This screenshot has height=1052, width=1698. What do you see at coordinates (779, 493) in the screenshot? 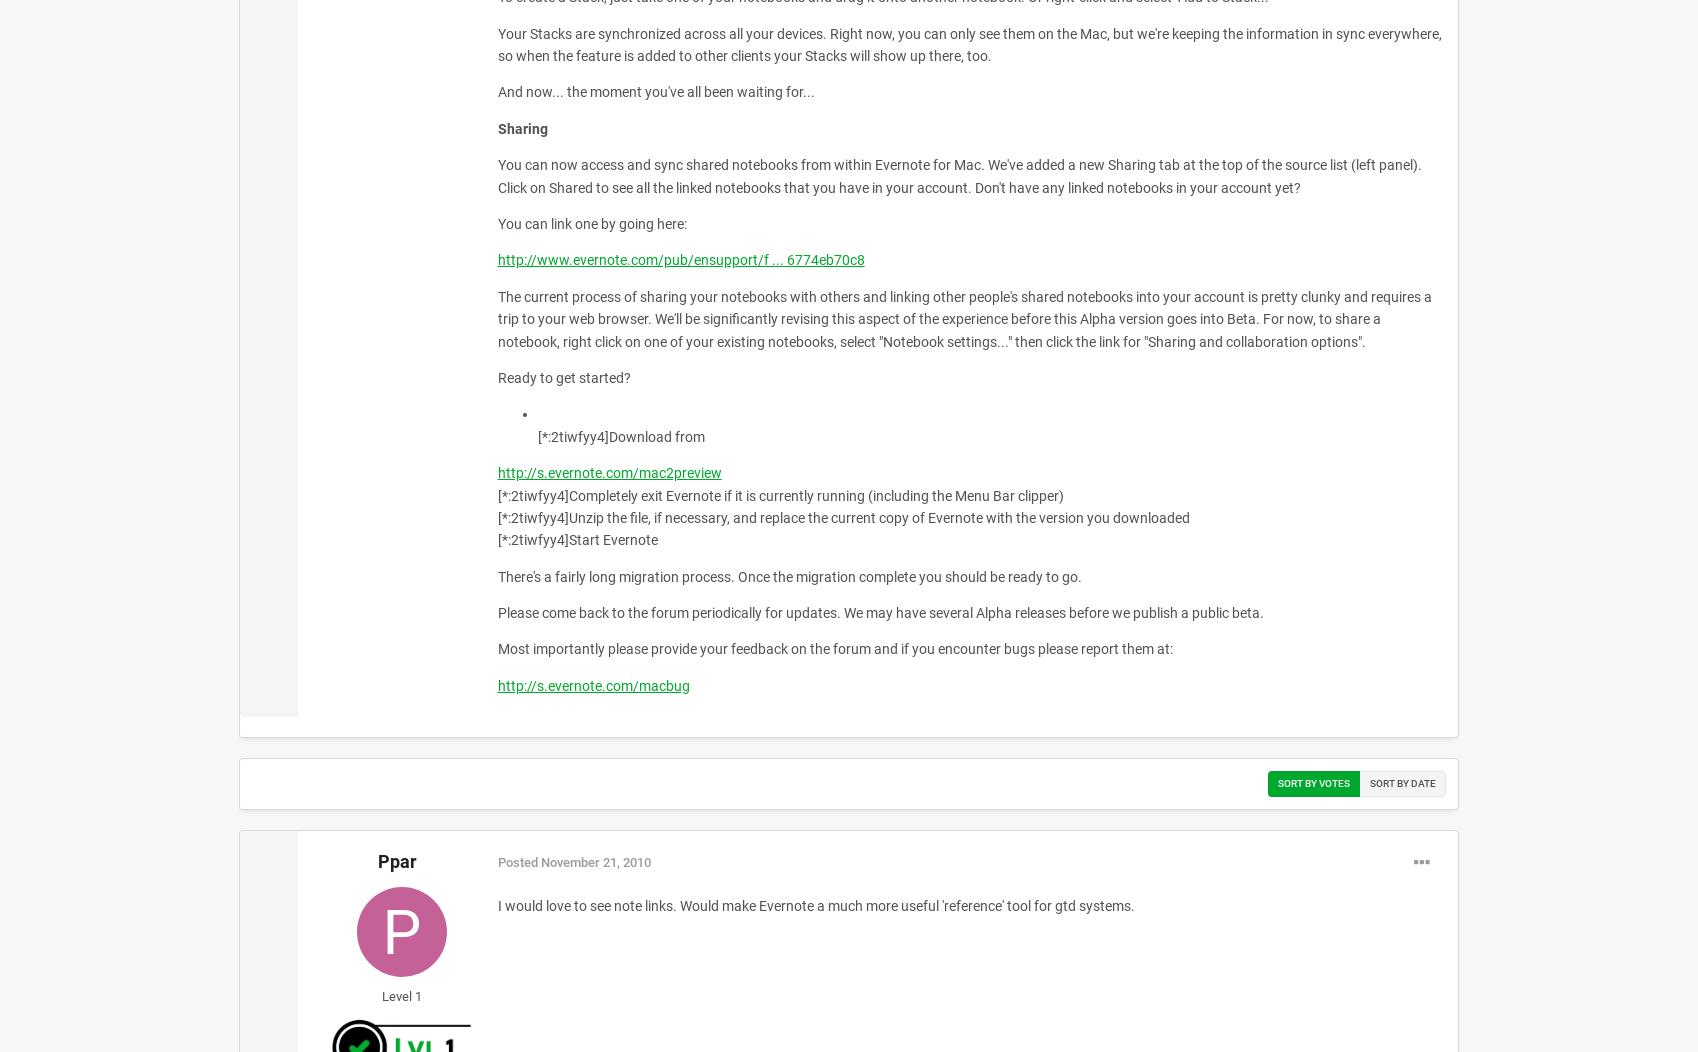
I see `'[*:2tiwfyy4]Completely exit Evernote if it is currently running (including the Menu Bar clipper)'` at bounding box center [779, 493].